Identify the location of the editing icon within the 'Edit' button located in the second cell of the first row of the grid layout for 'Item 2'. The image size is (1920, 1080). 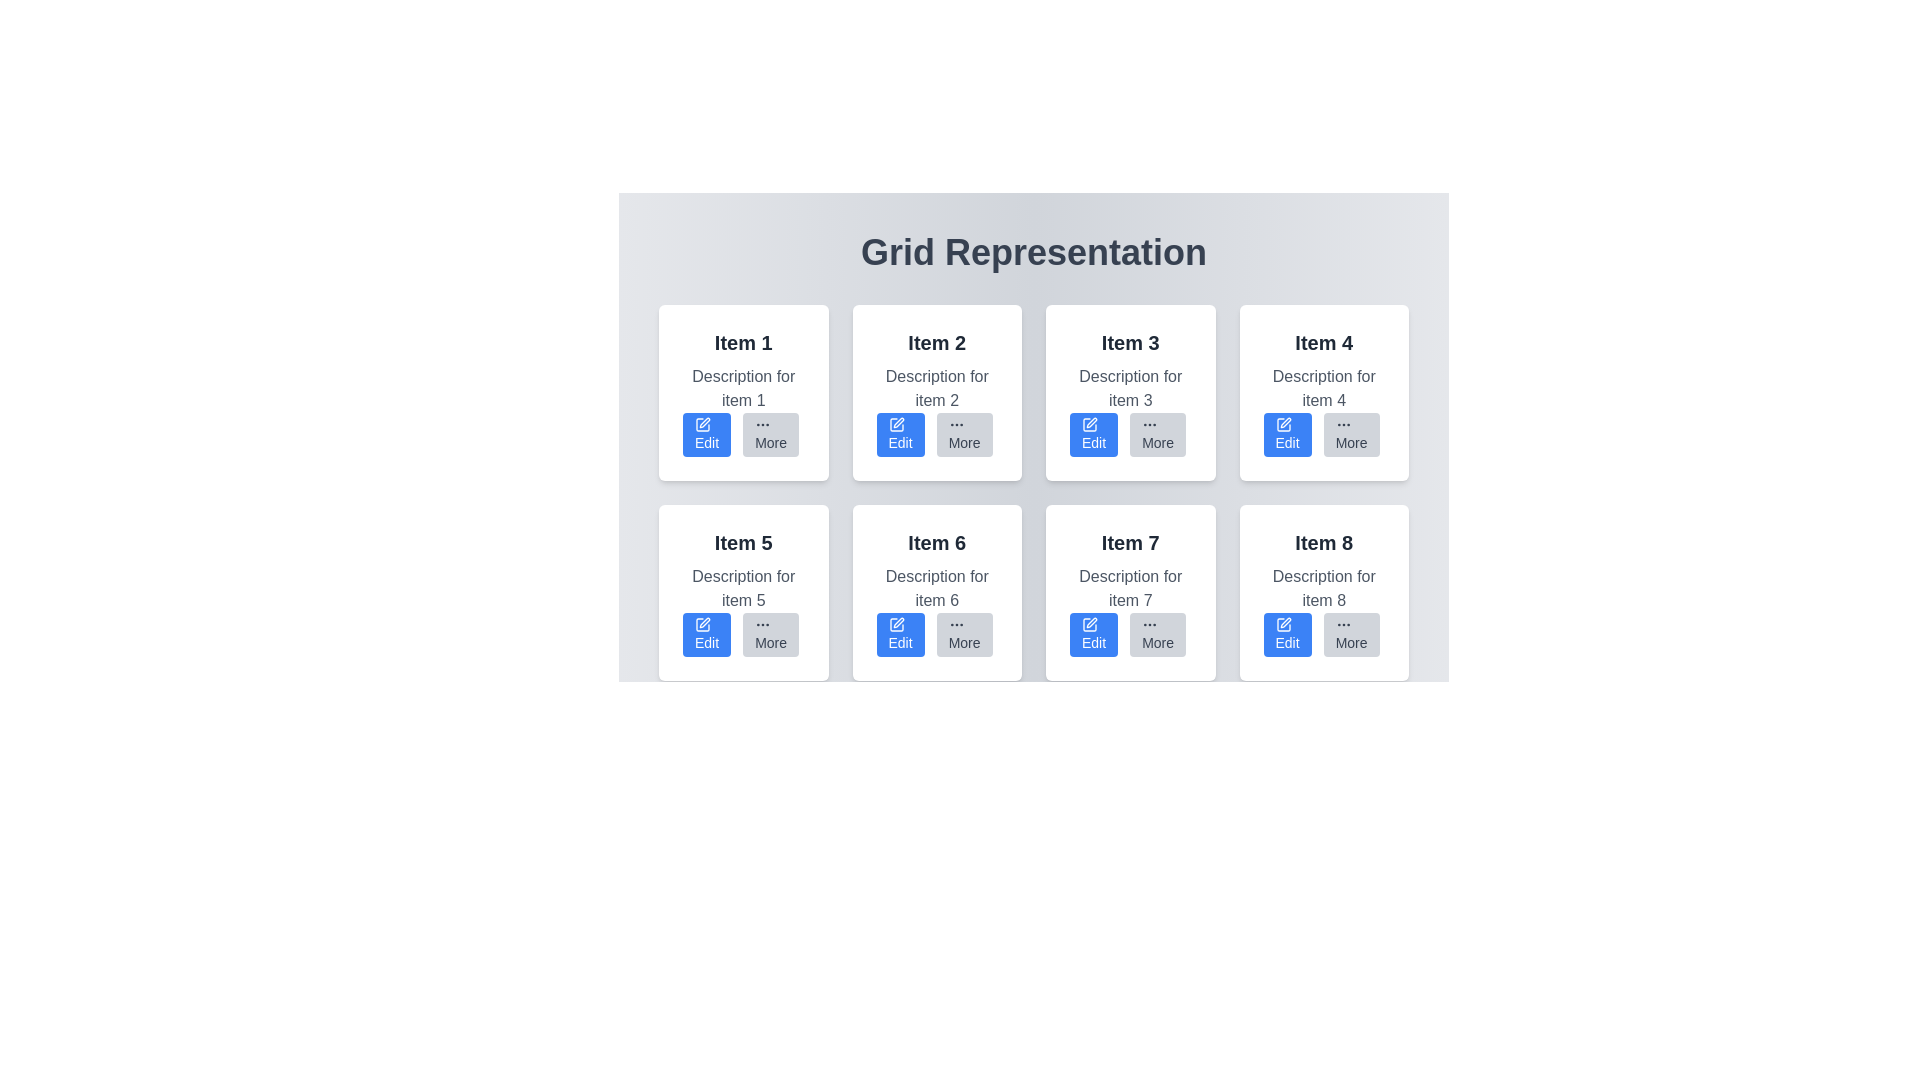
(896, 422).